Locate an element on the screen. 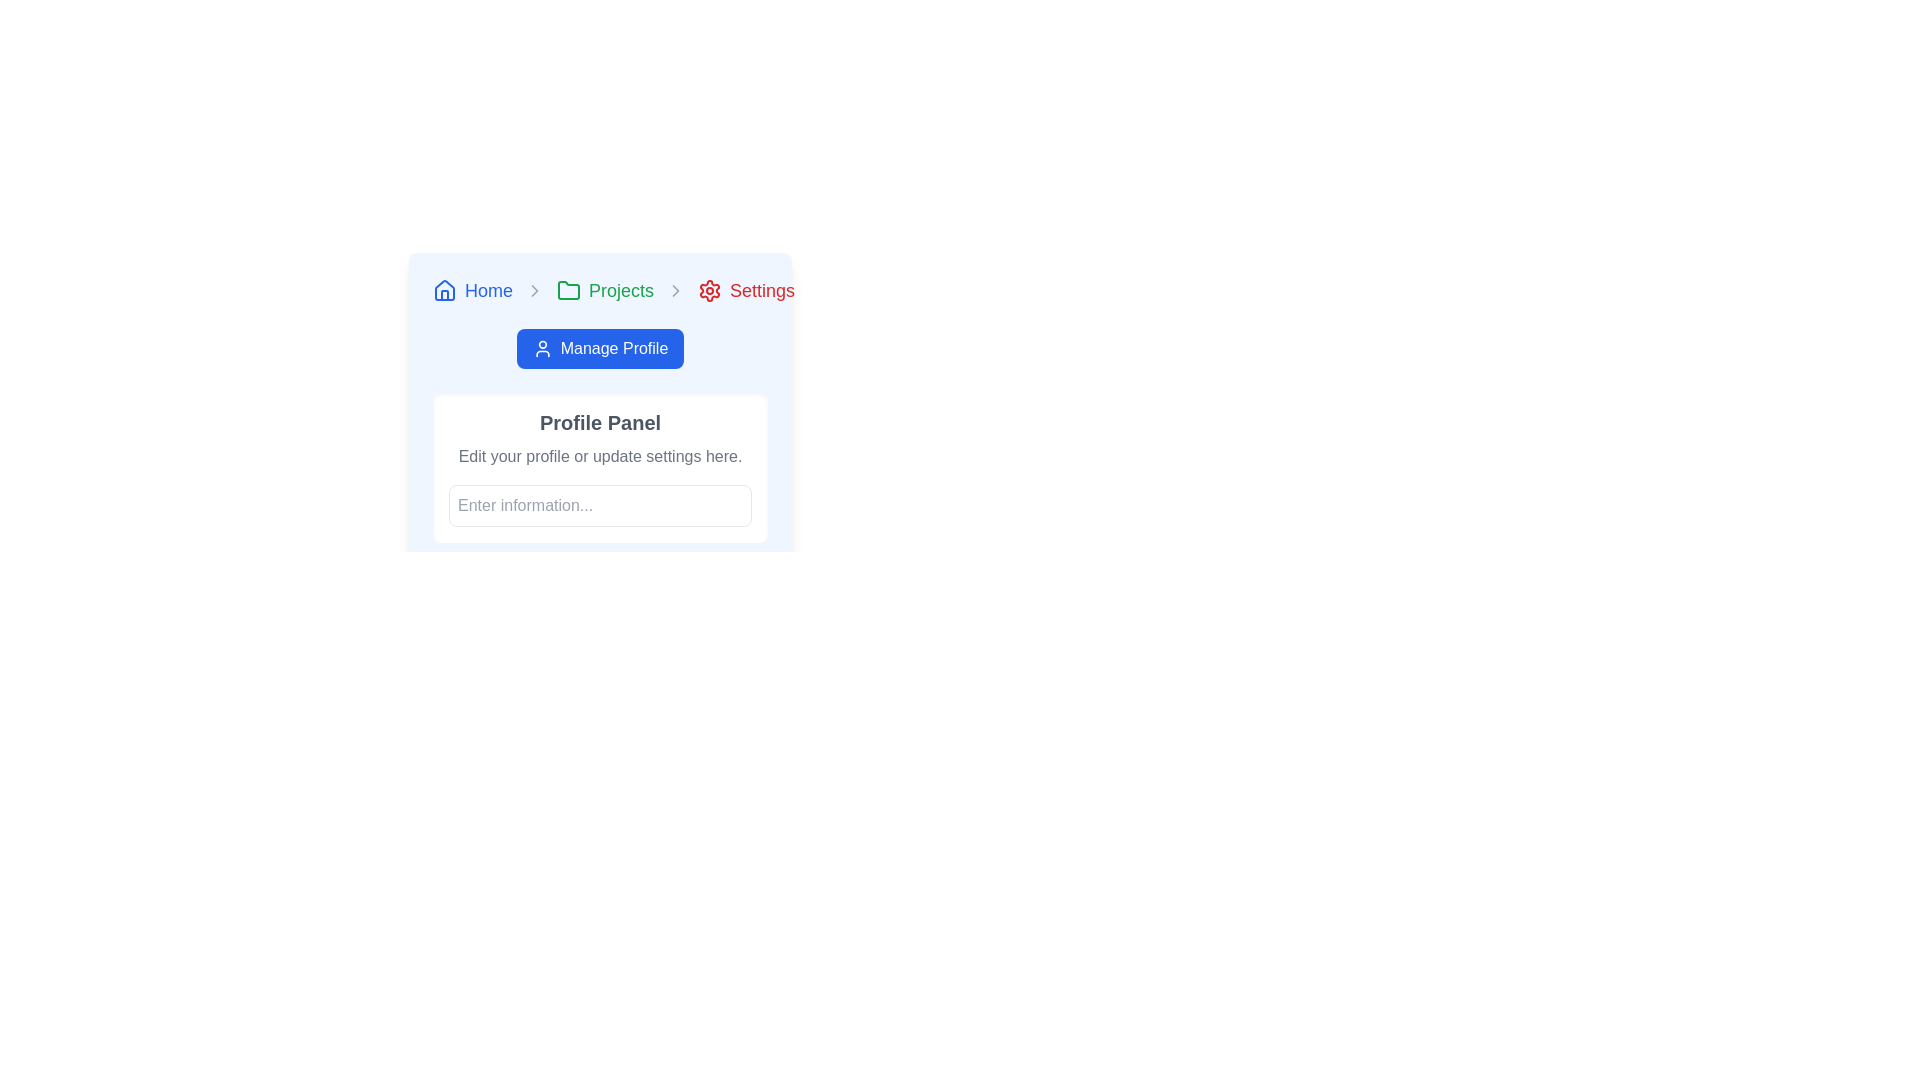 The width and height of the screenshot is (1920, 1080). the second chevron icon in the breadcrumb navigation bar, which visually separates 'Projects' from 'Settings' is located at coordinates (676, 290).